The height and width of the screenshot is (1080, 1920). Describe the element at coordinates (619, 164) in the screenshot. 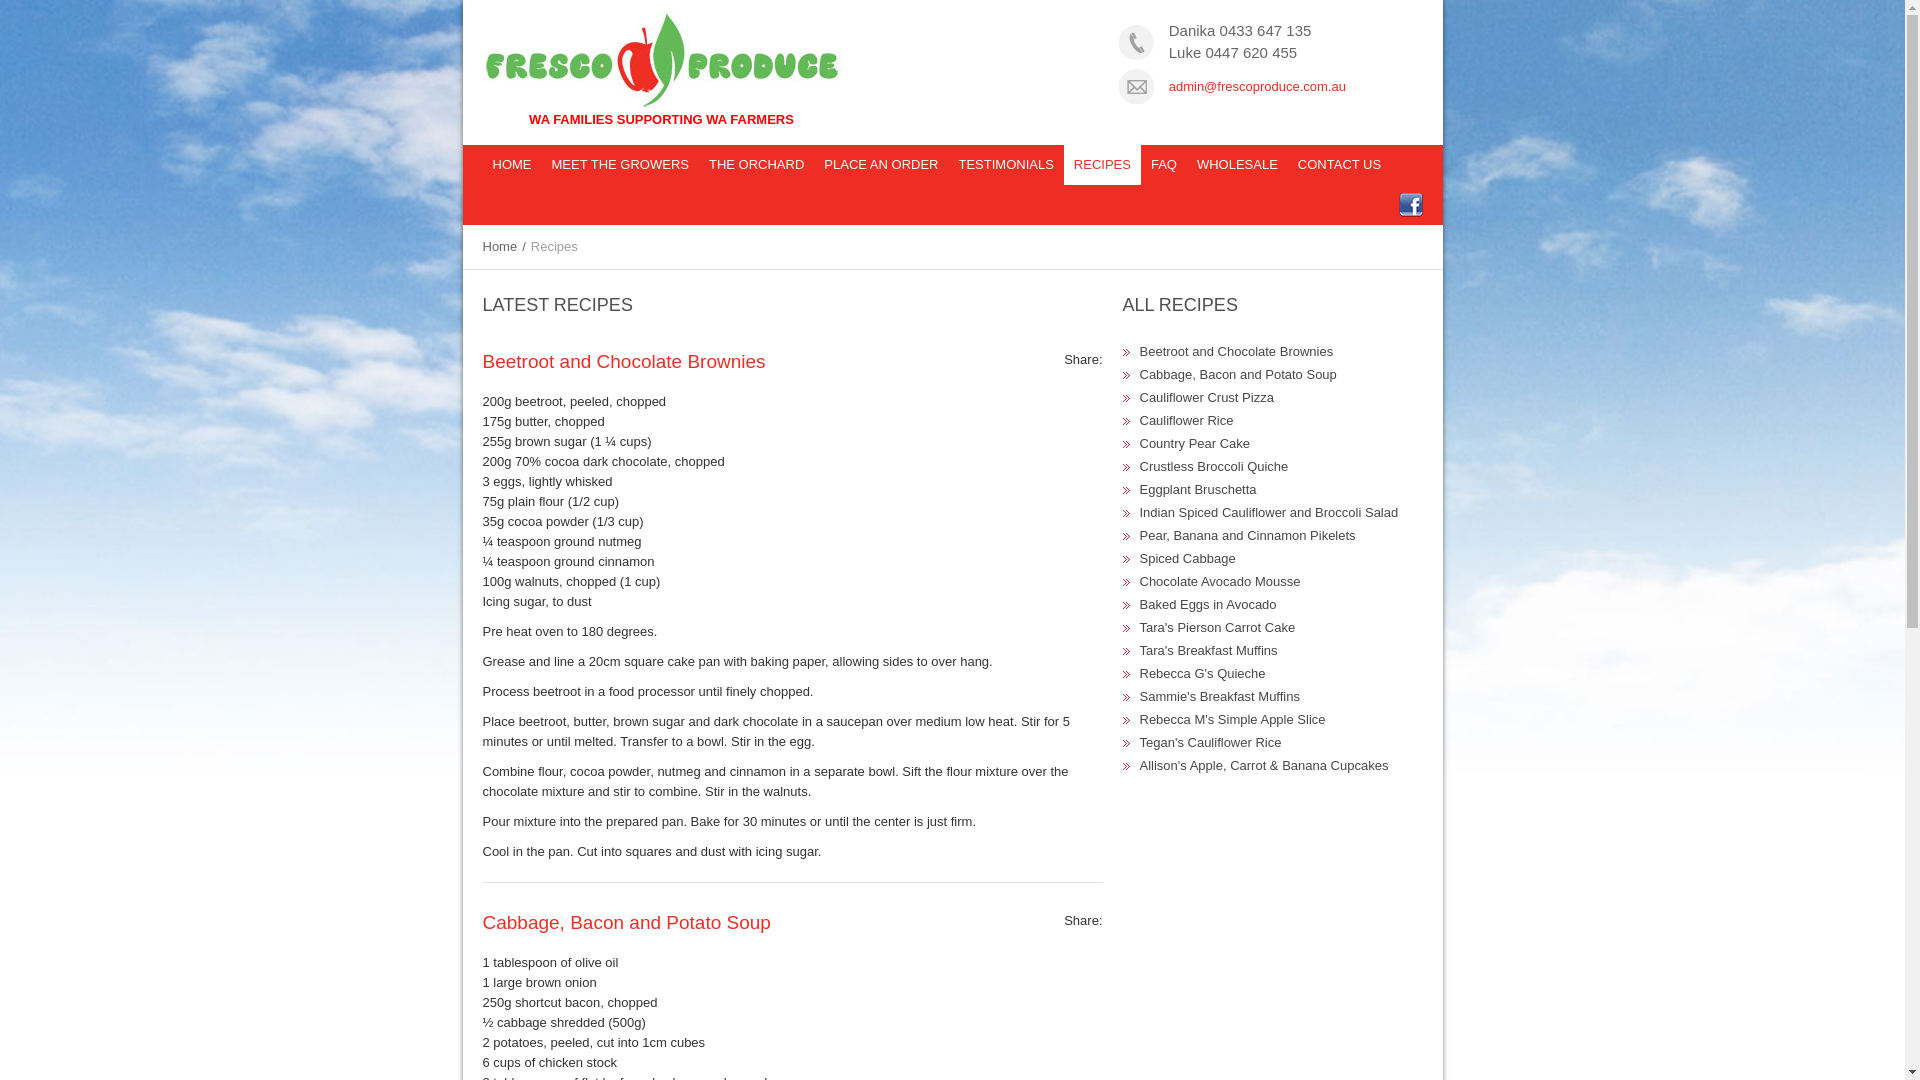

I see `'MEET THE GROWERS'` at that location.